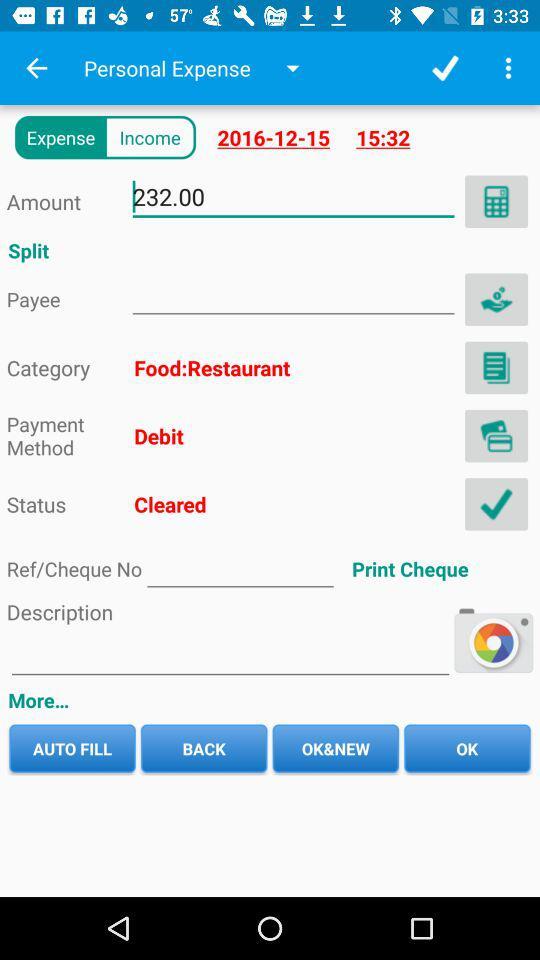 The width and height of the screenshot is (540, 960). What do you see at coordinates (240, 568) in the screenshot?
I see `address page` at bounding box center [240, 568].